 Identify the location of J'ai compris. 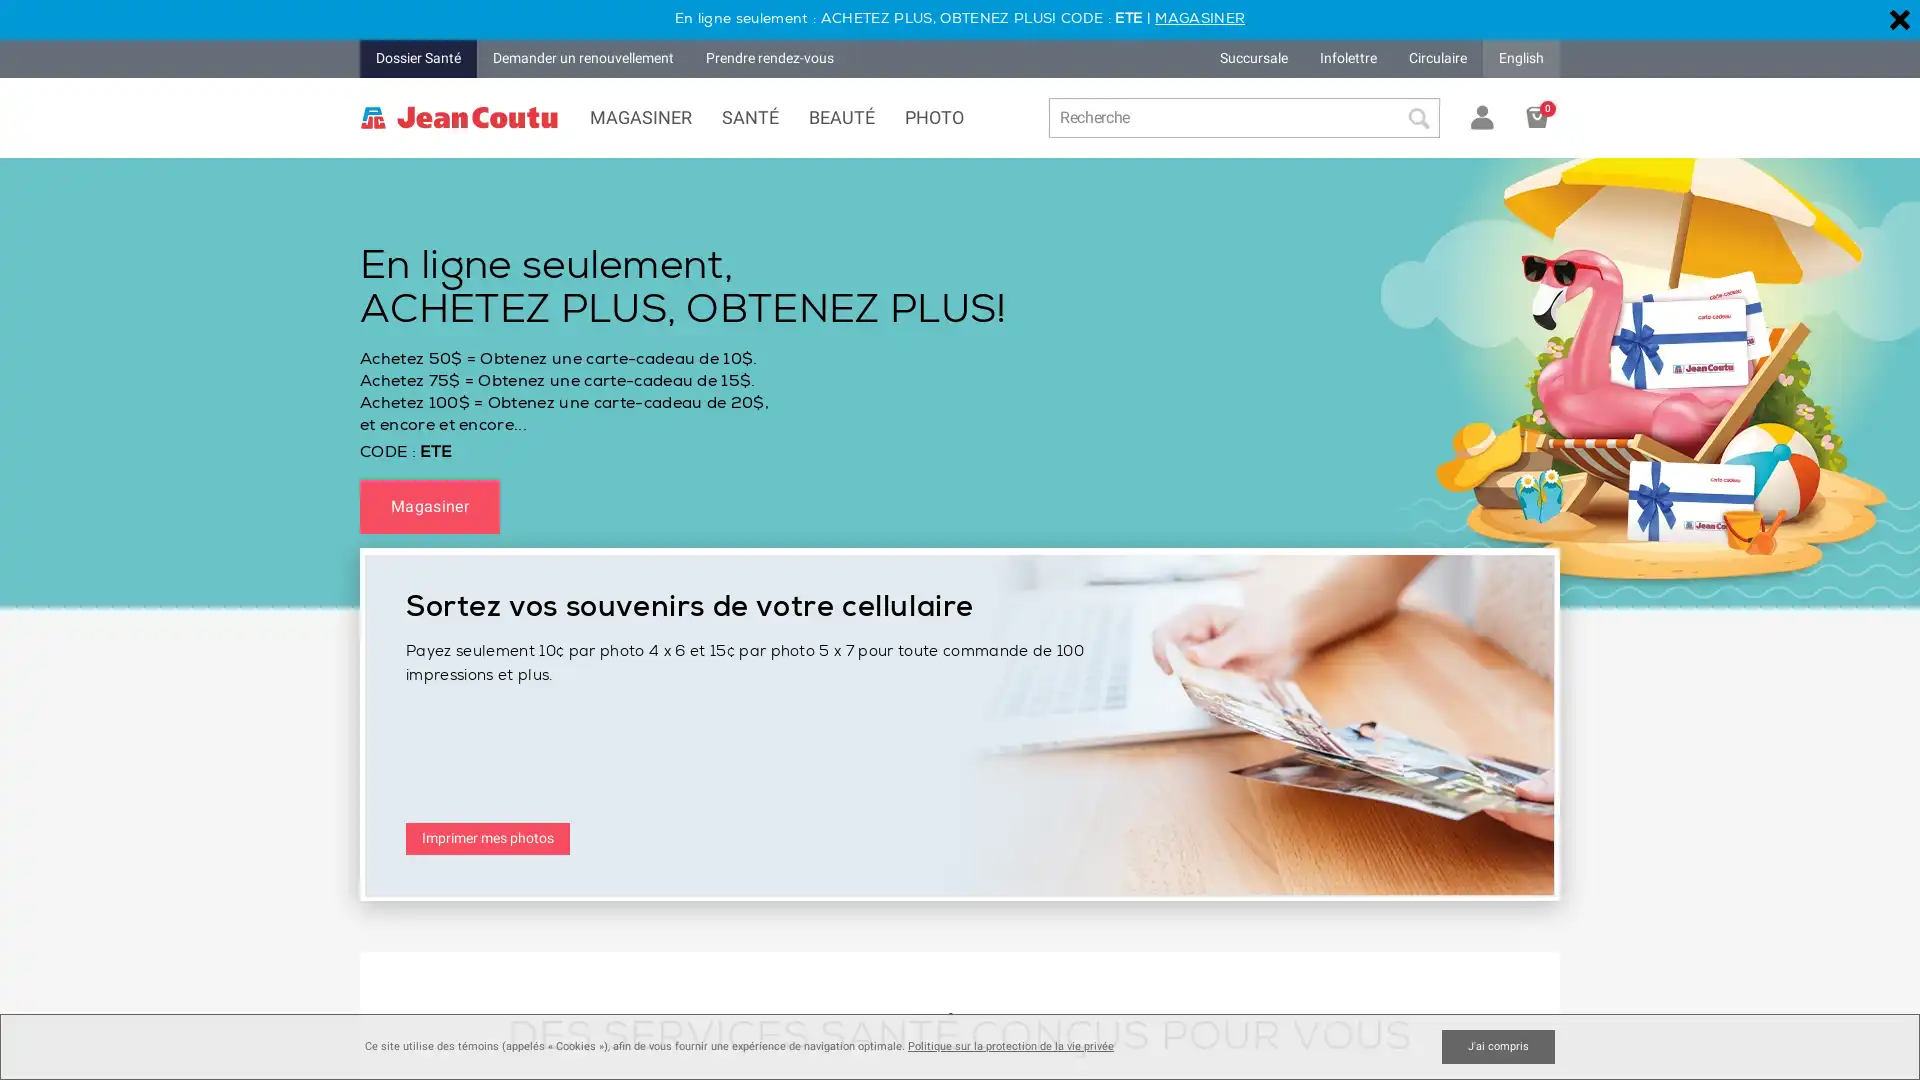
(1498, 1045).